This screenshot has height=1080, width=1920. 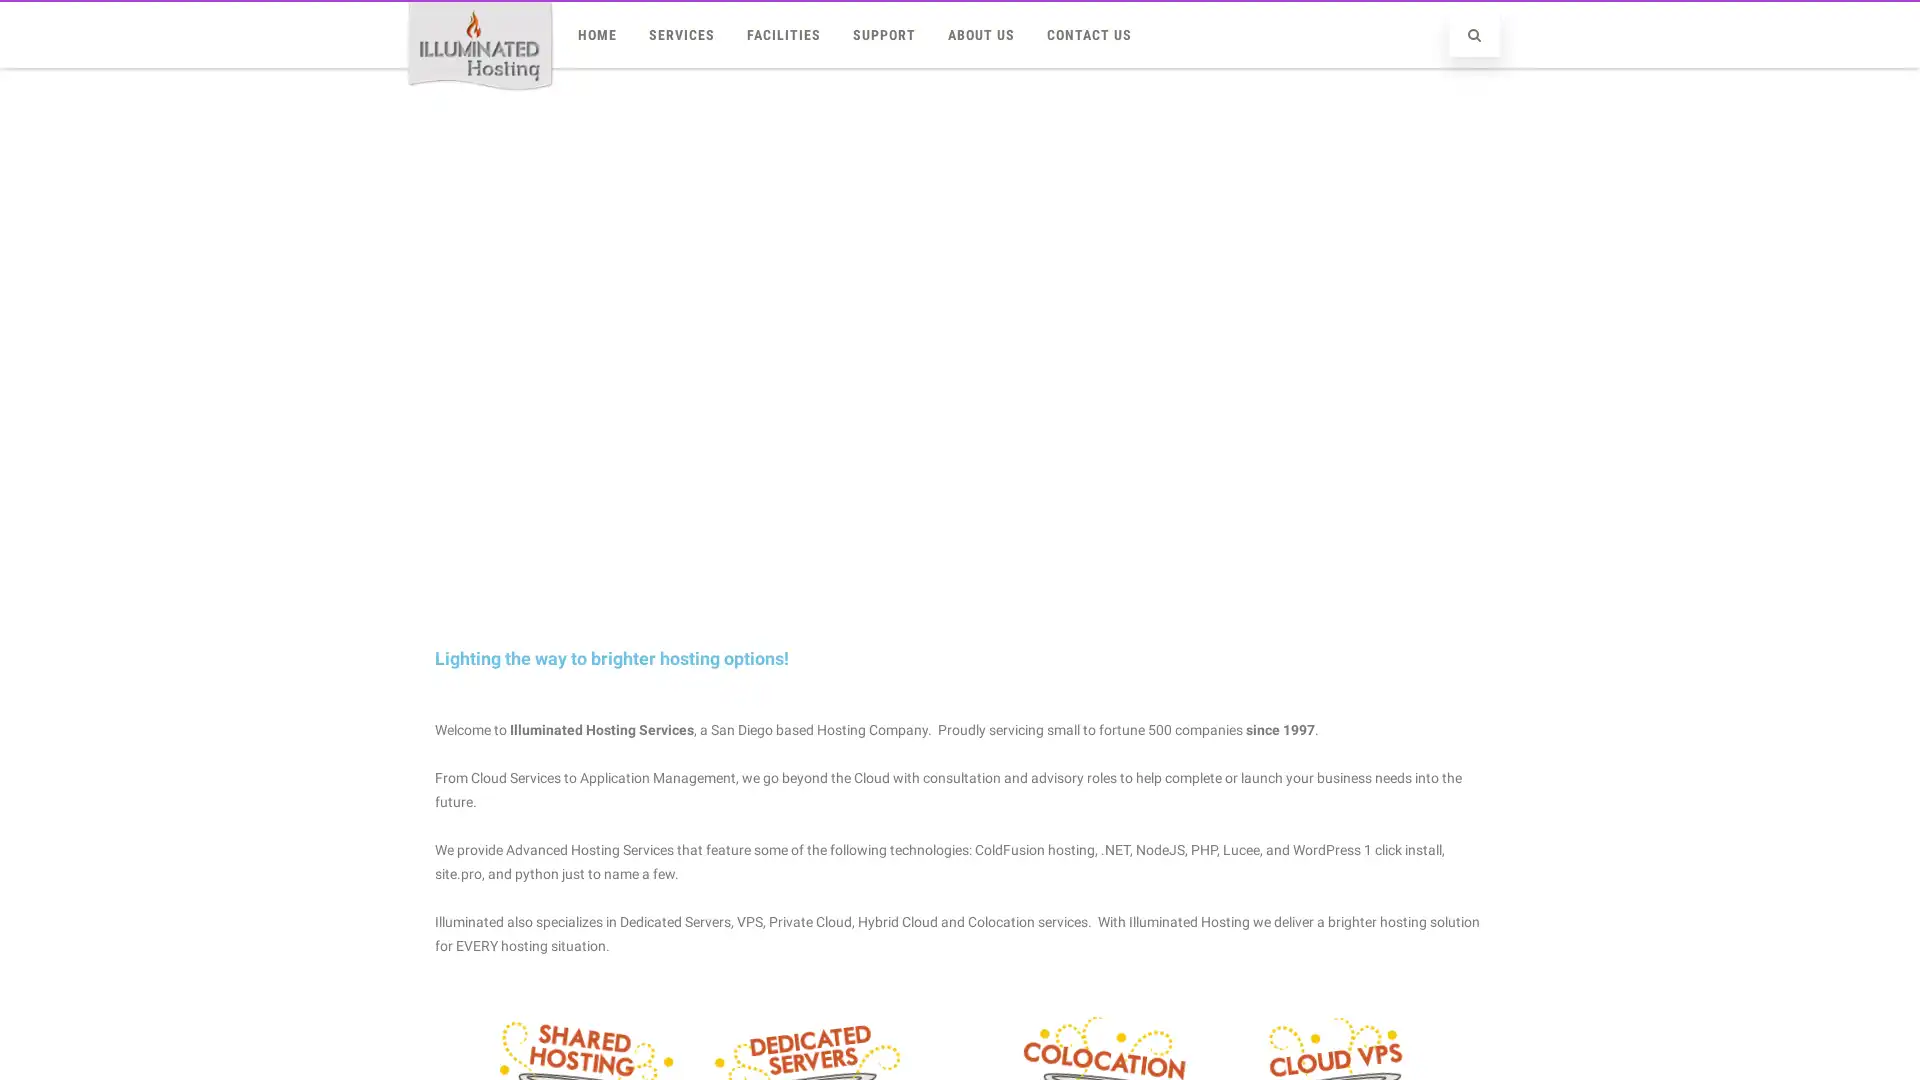 What do you see at coordinates (30, 367) in the screenshot?
I see `previous arrow` at bounding box center [30, 367].